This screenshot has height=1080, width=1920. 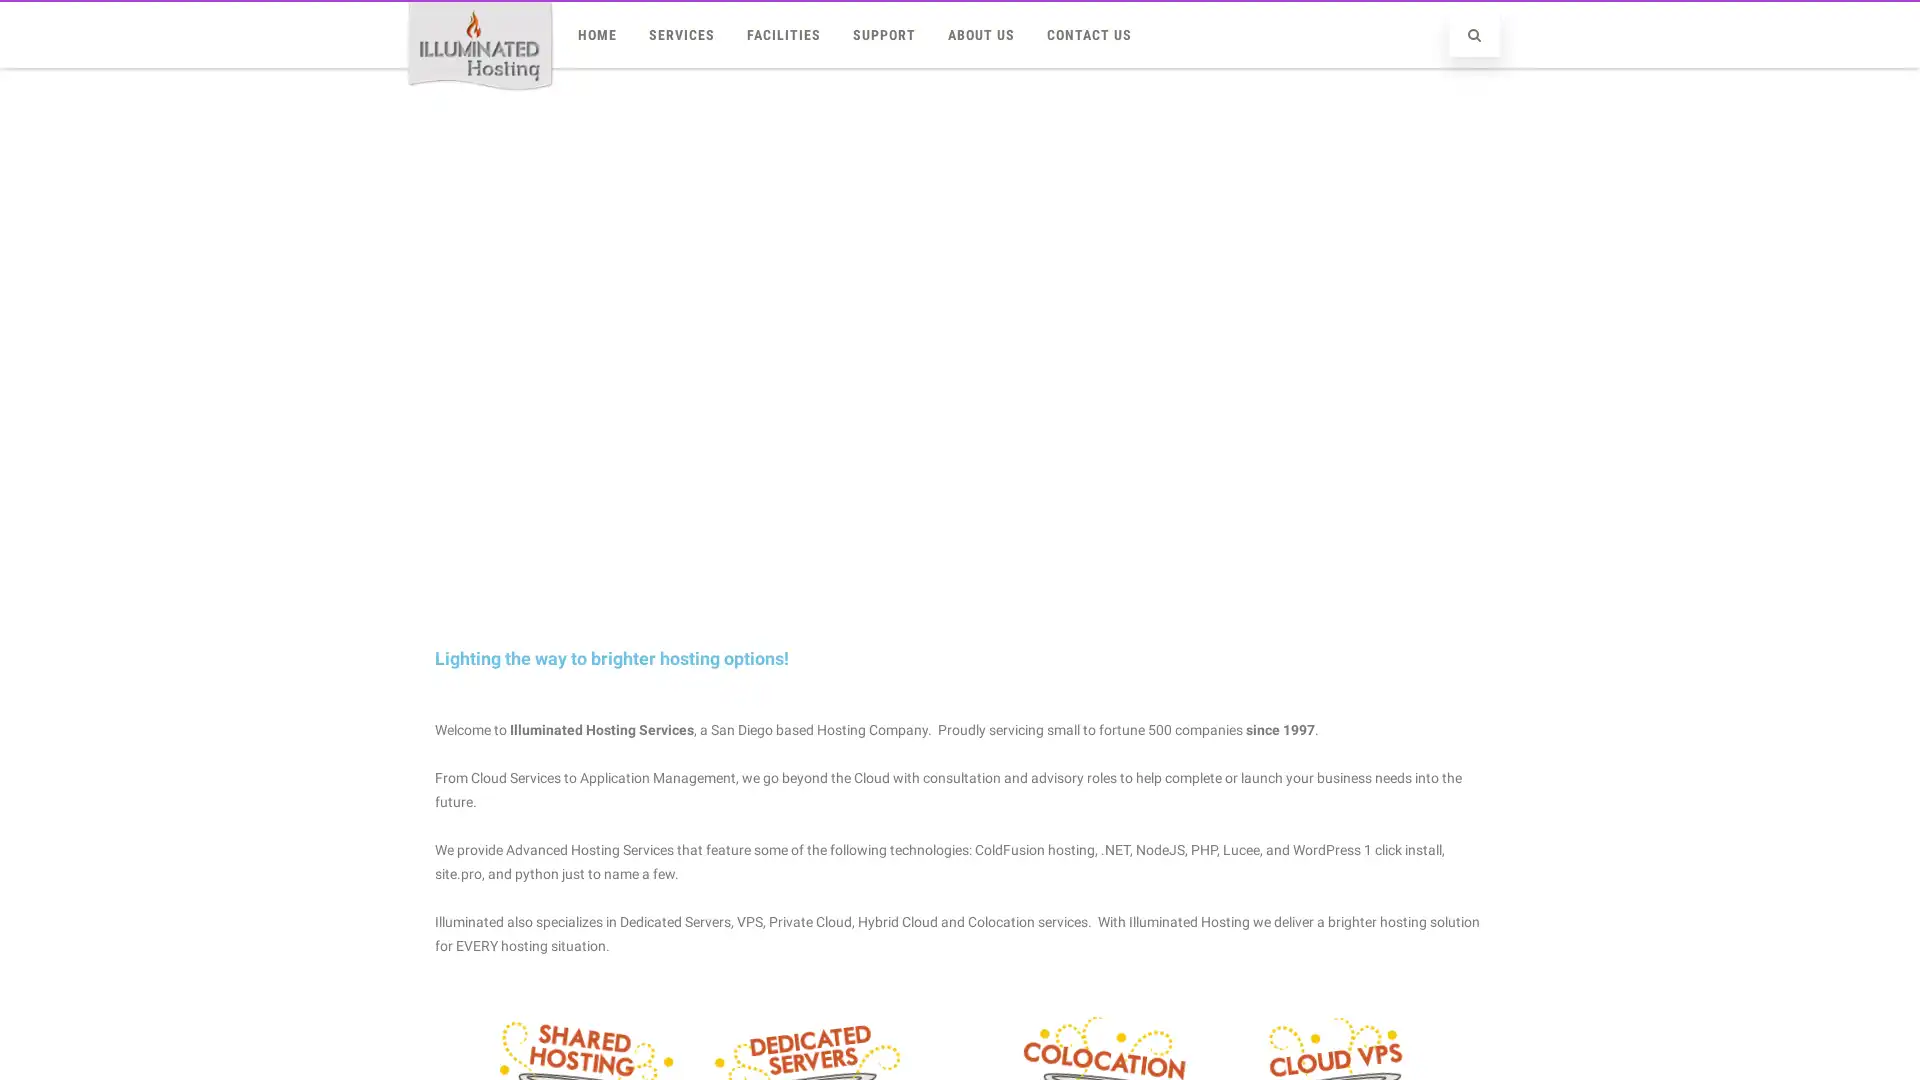 What do you see at coordinates (30, 367) in the screenshot?
I see `previous arrow` at bounding box center [30, 367].